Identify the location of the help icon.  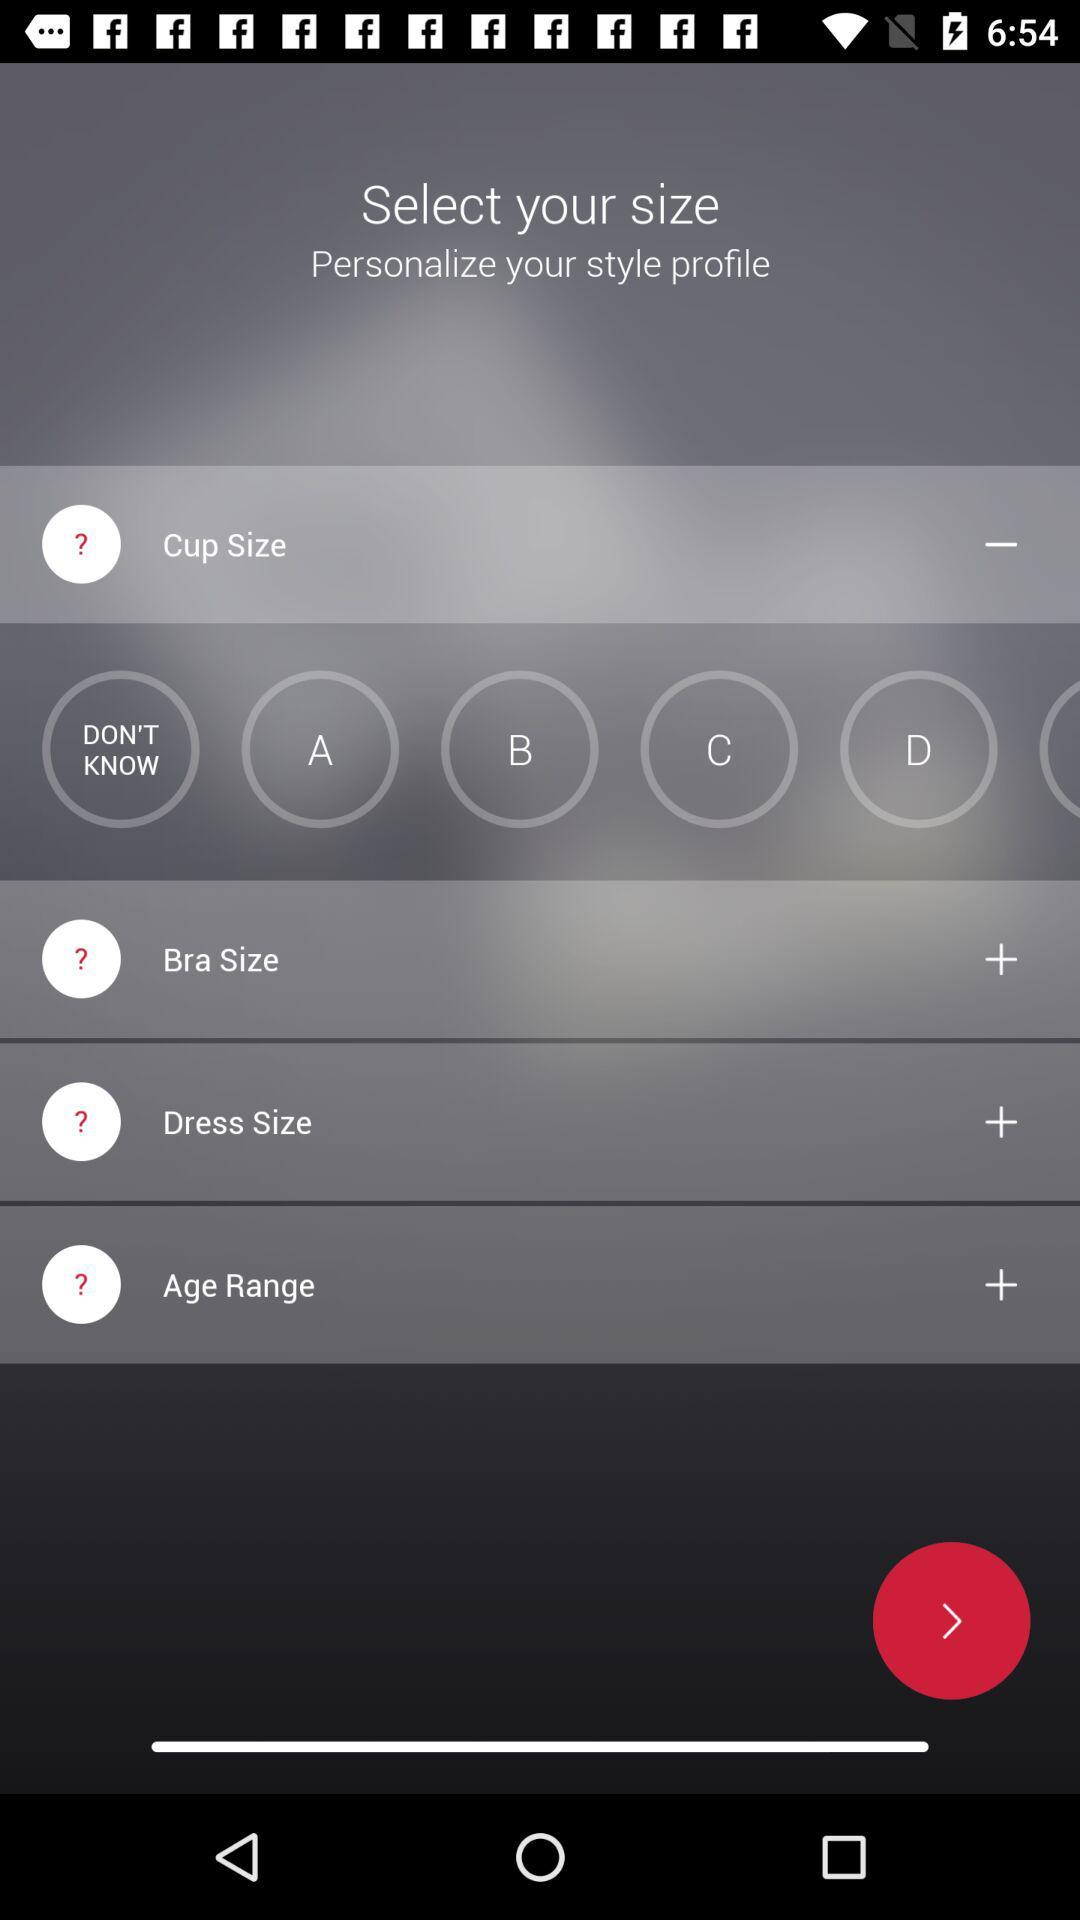
(80, 544).